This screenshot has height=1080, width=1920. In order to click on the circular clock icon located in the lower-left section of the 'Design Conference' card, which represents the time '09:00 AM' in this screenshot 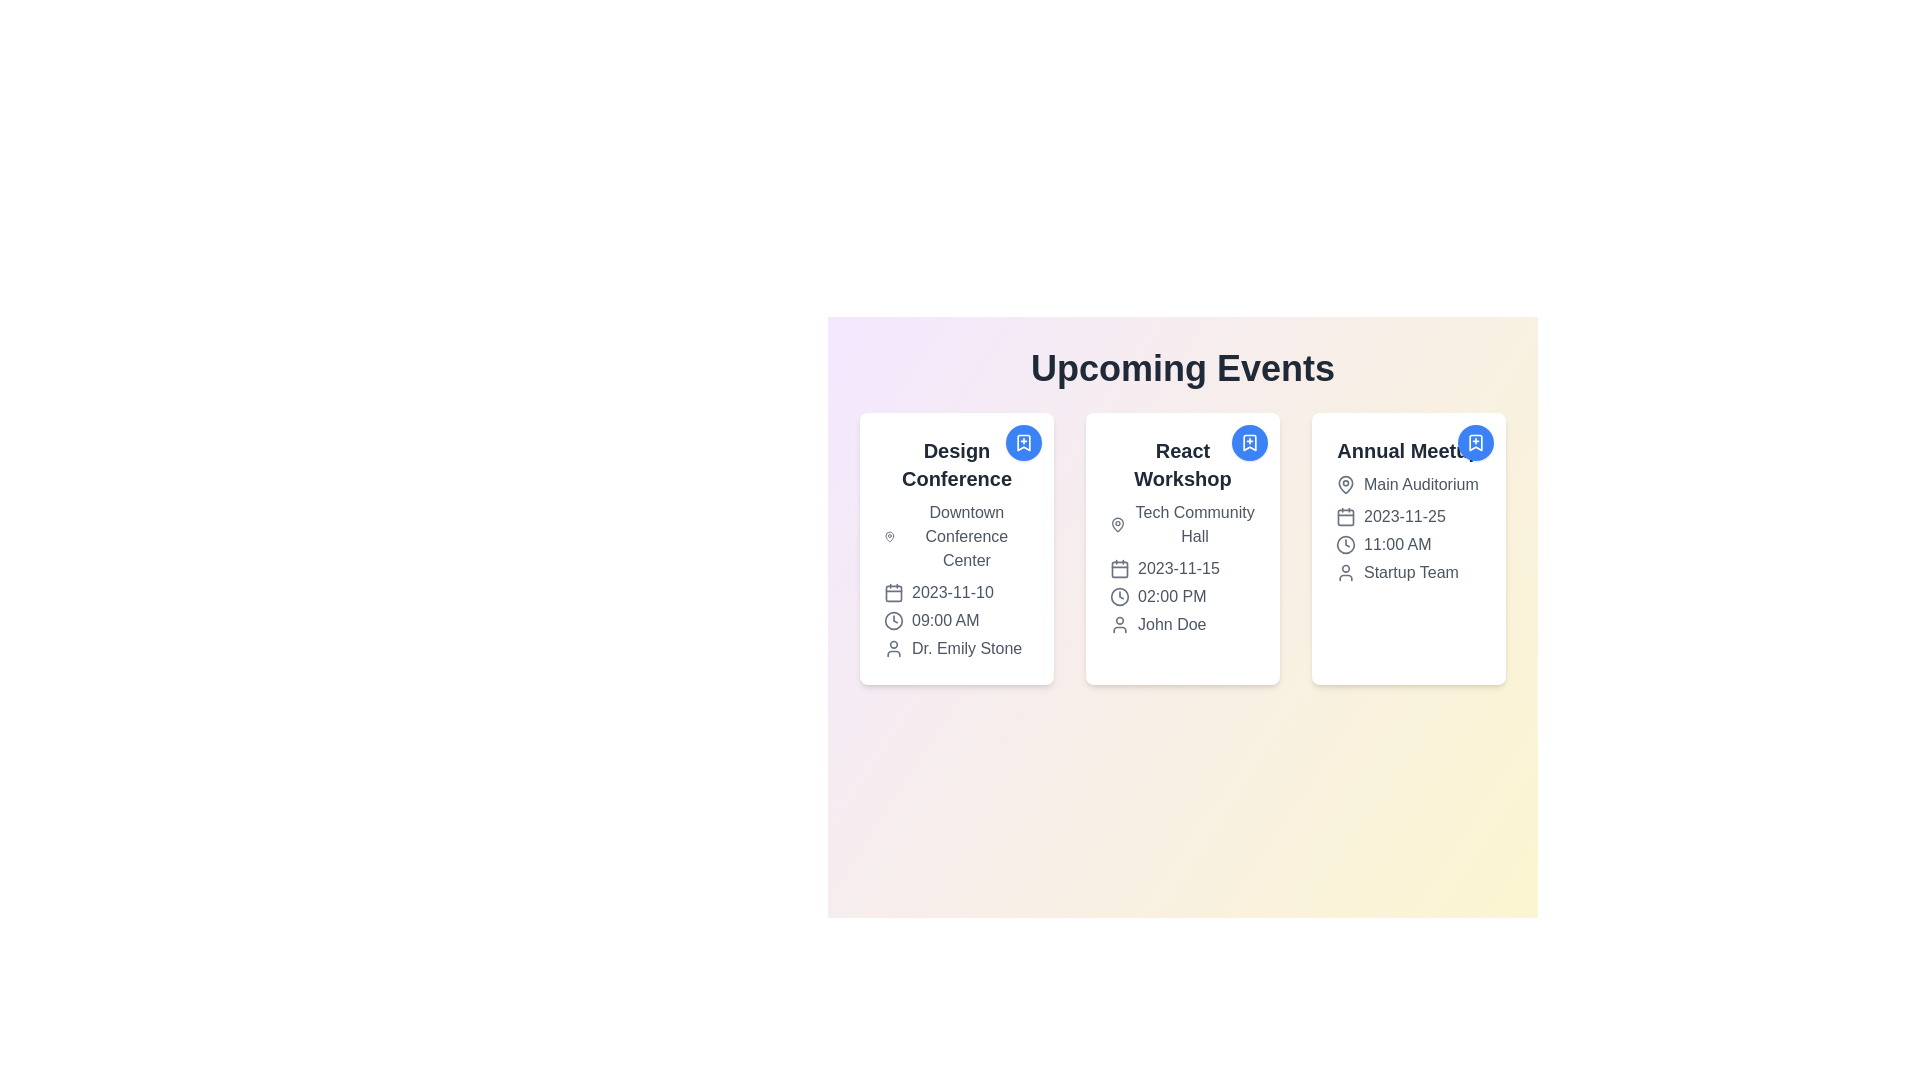, I will do `click(892, 620)`.